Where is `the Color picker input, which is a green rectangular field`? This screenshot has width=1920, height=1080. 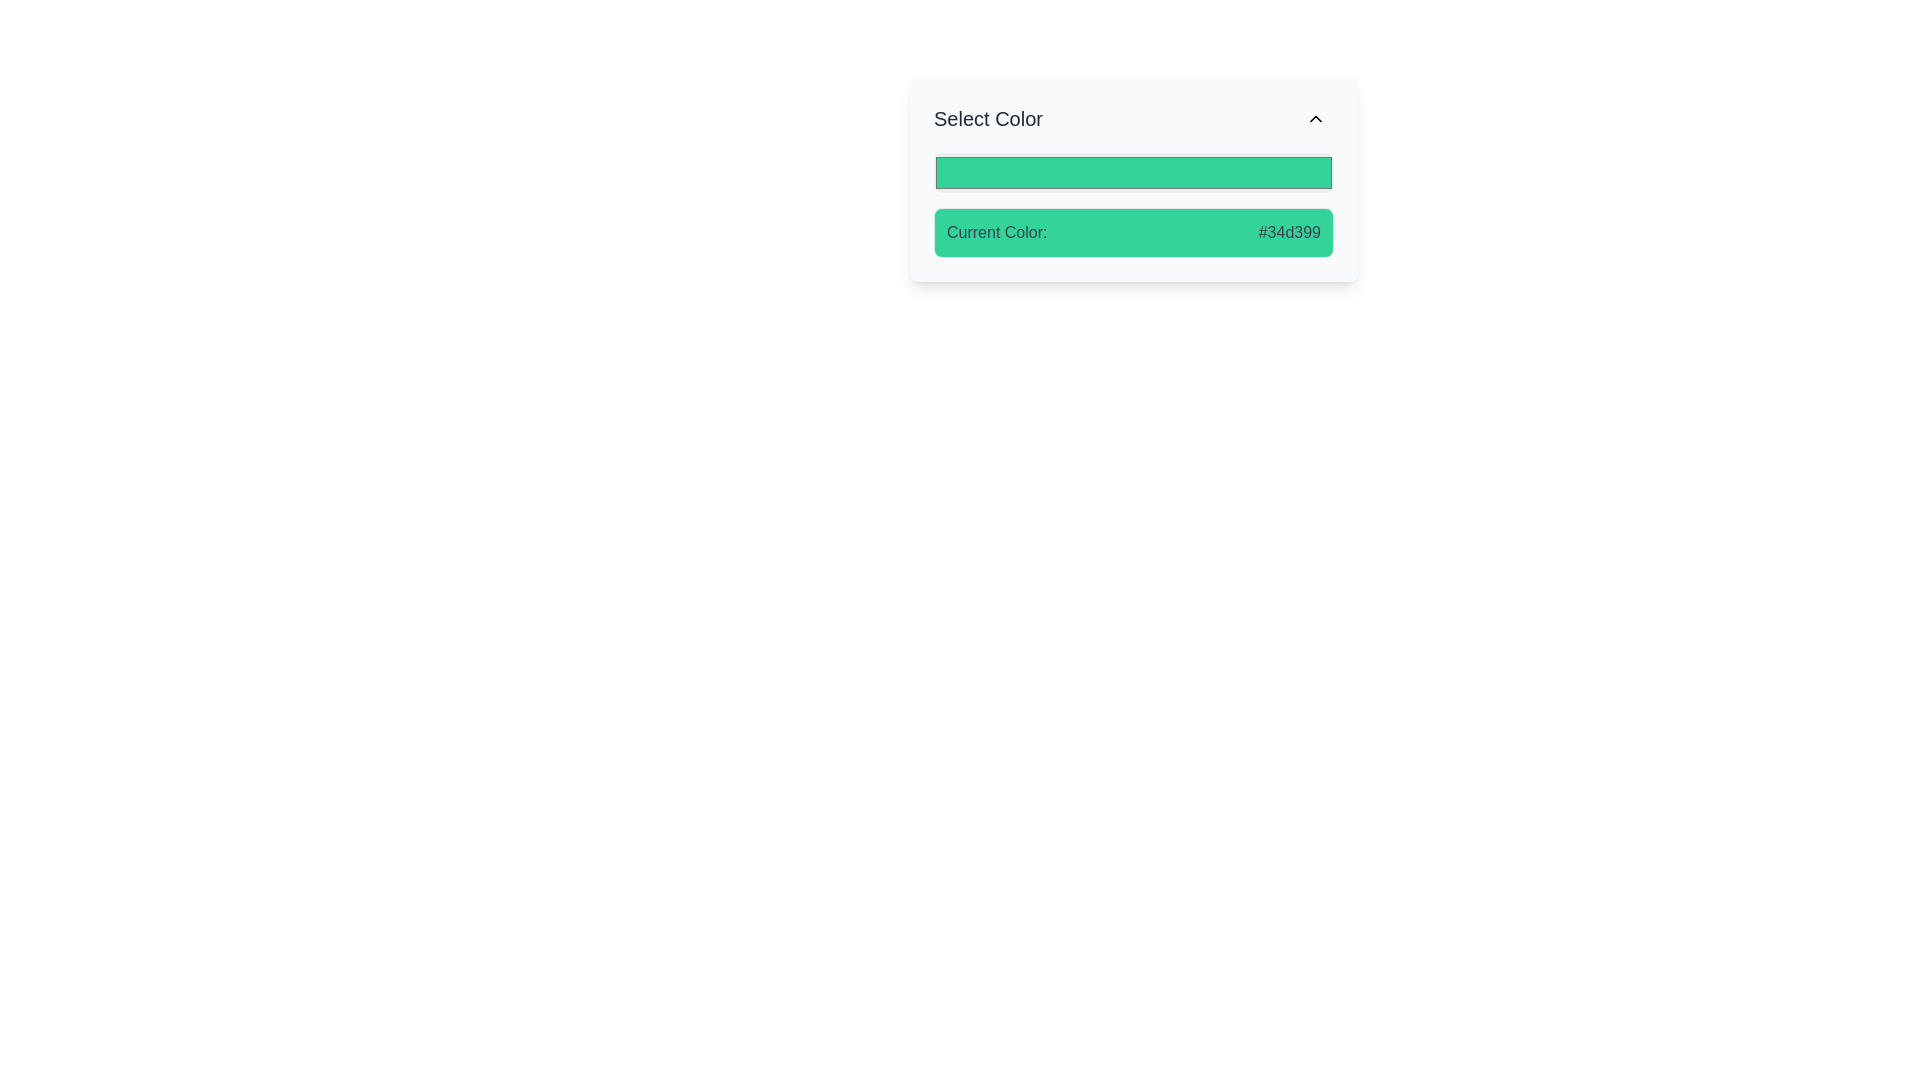 the Color picker input, which is a green rectangular field is located at coordinates (1133, 172).